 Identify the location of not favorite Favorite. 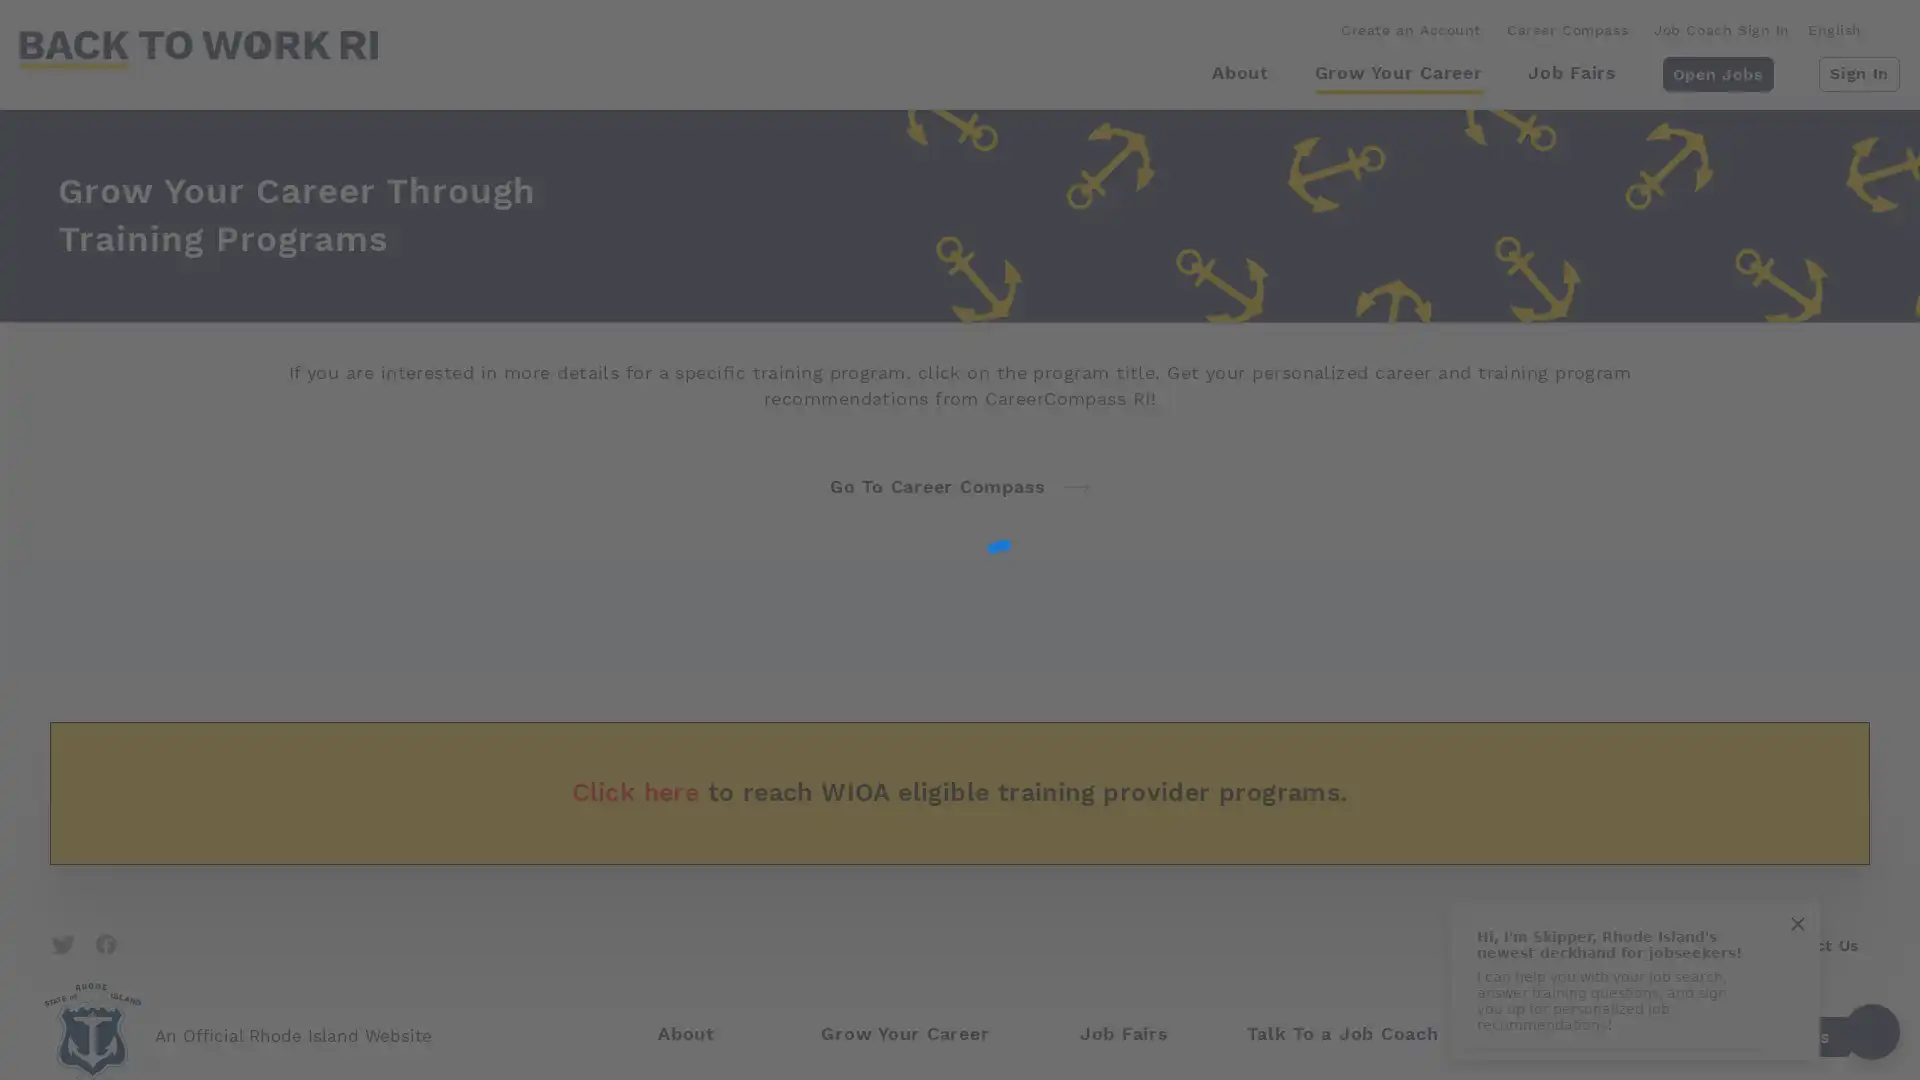
(858, 788).